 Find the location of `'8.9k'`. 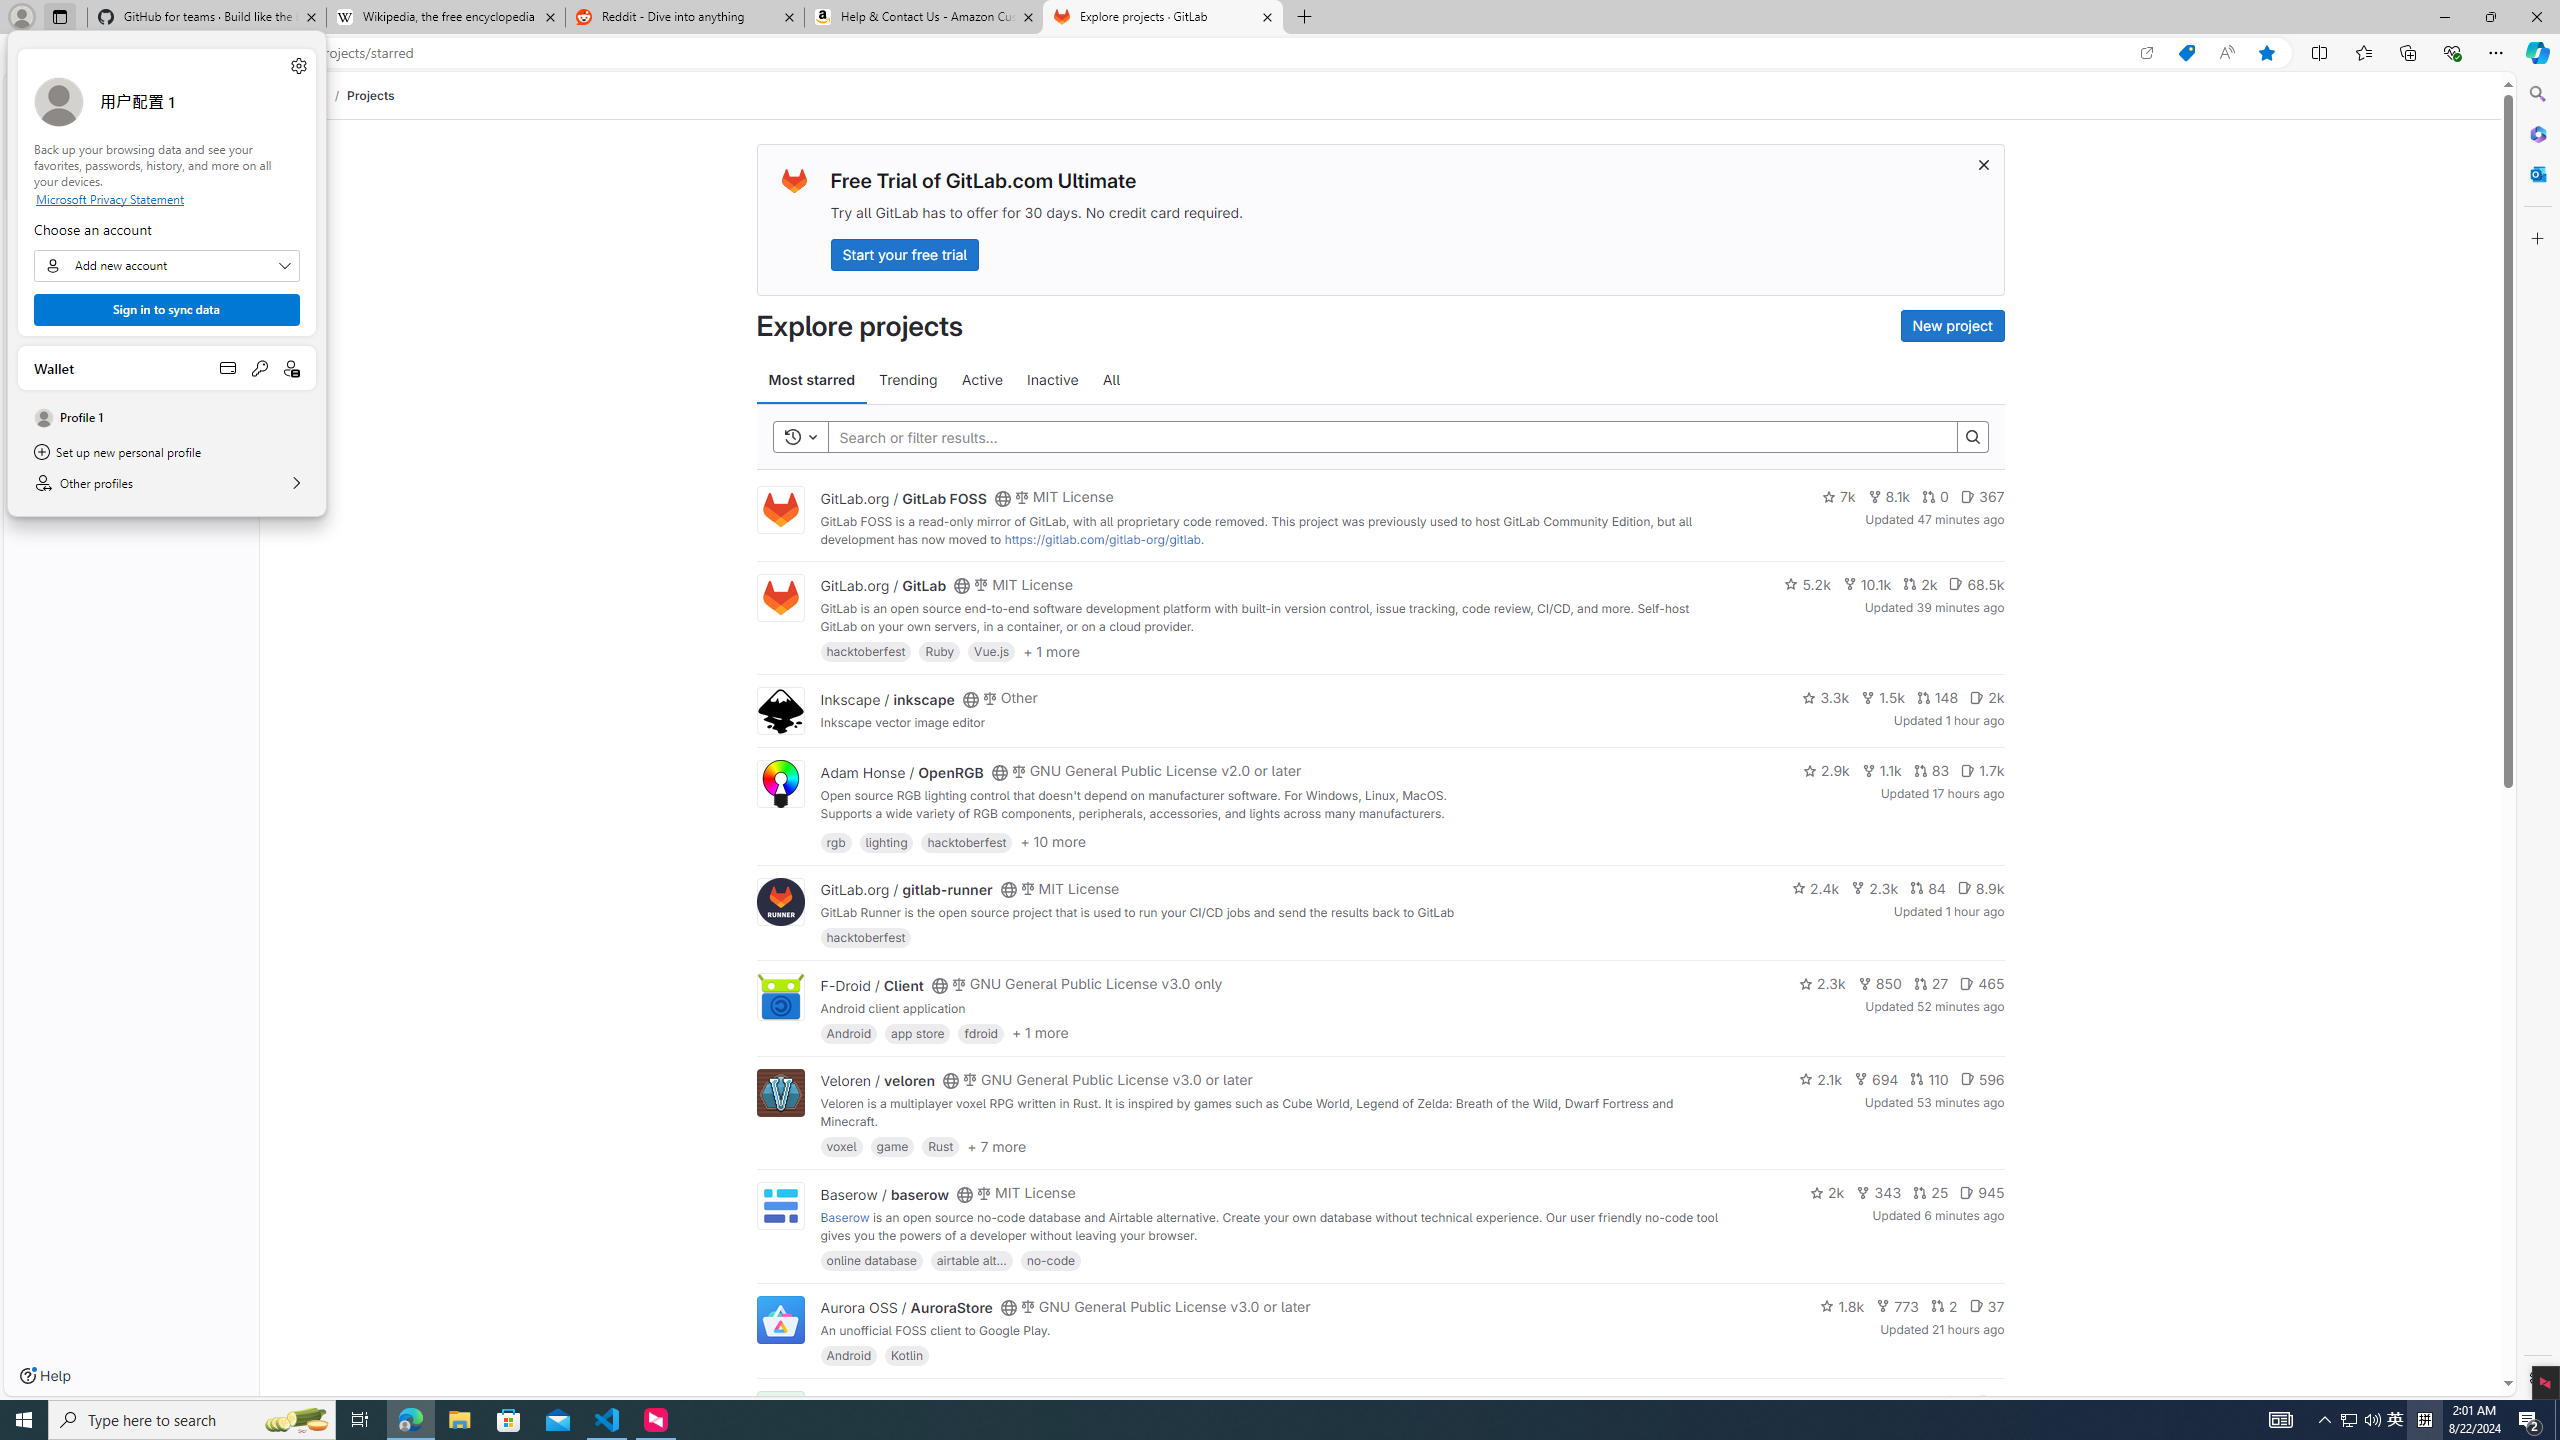

'8.9k' is located at coordinates (1980, 886).